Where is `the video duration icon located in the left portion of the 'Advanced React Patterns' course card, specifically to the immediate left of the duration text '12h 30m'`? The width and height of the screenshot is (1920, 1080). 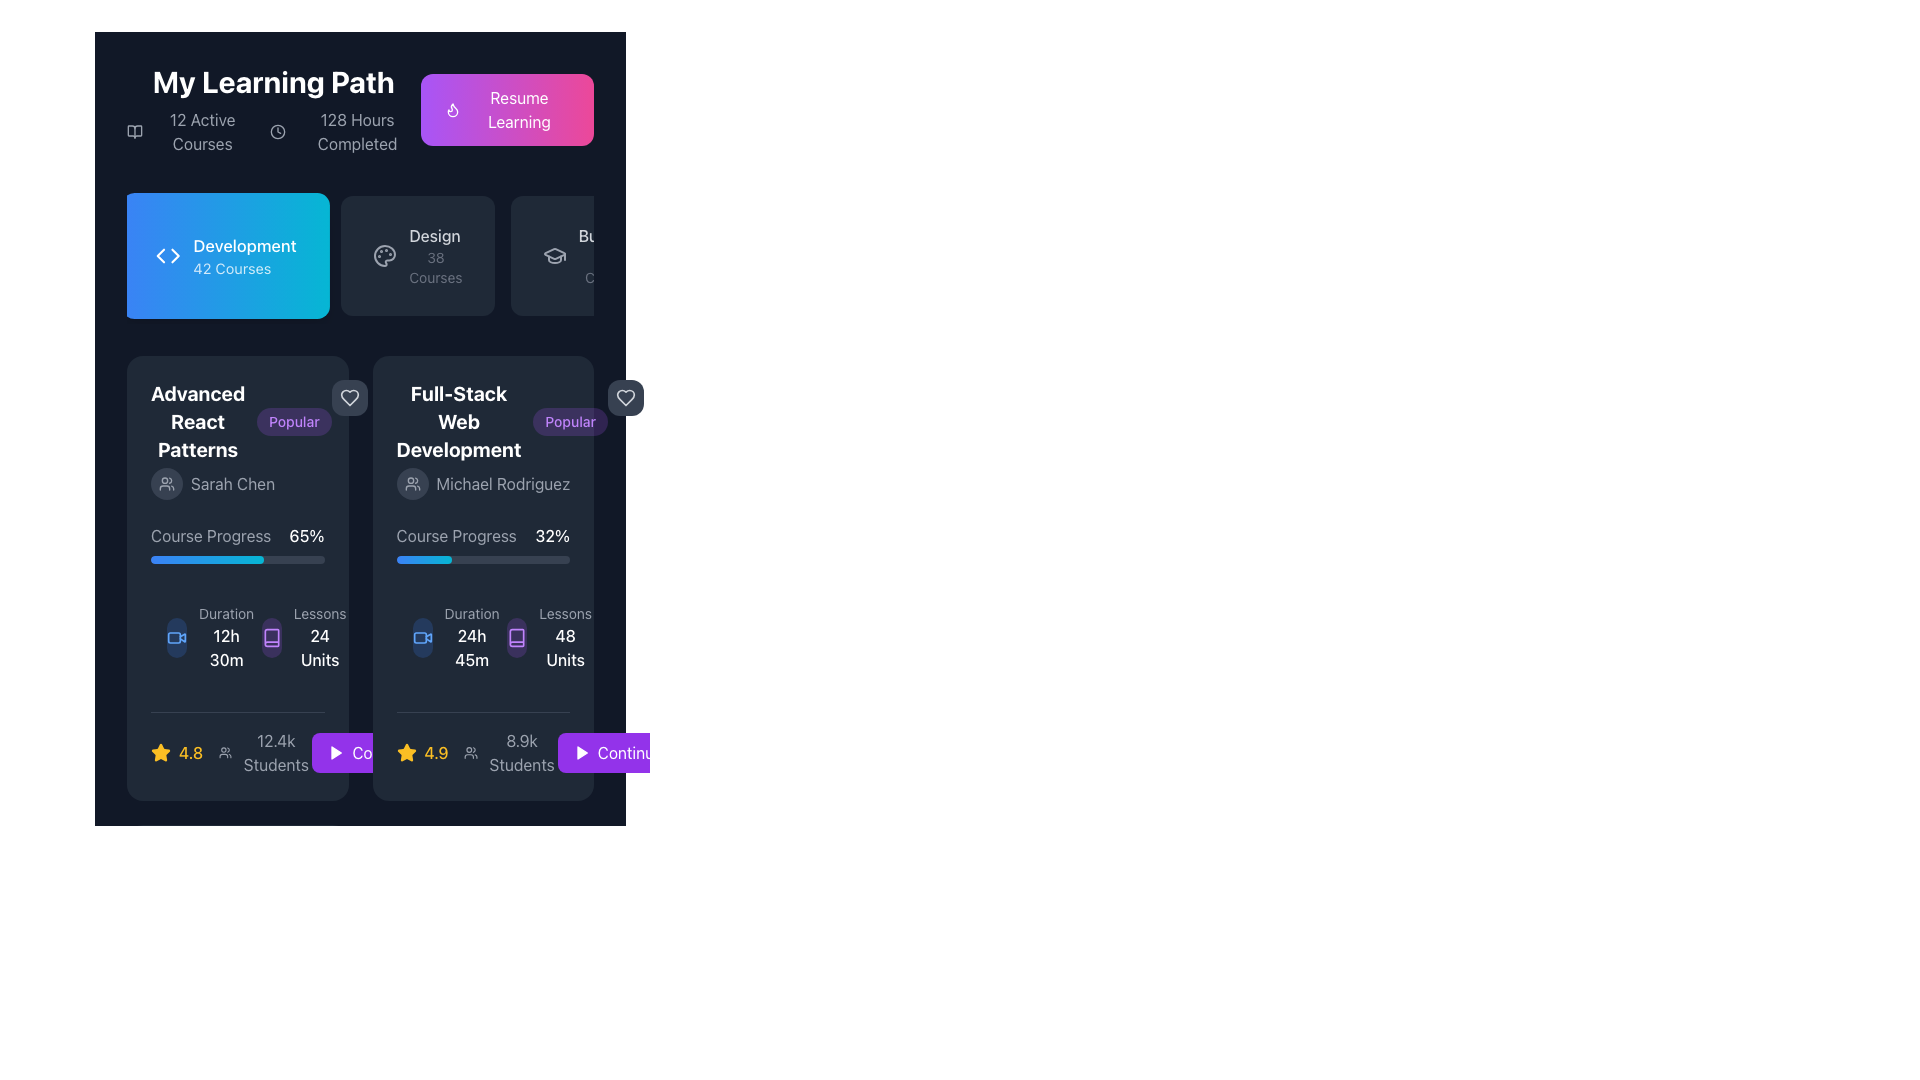 the video duration icon located in the left portion of the 'Advanced React Patterns' course card, specifically to the immediate left of the duration text '12h 30m' is located at coordinates (177, 637).